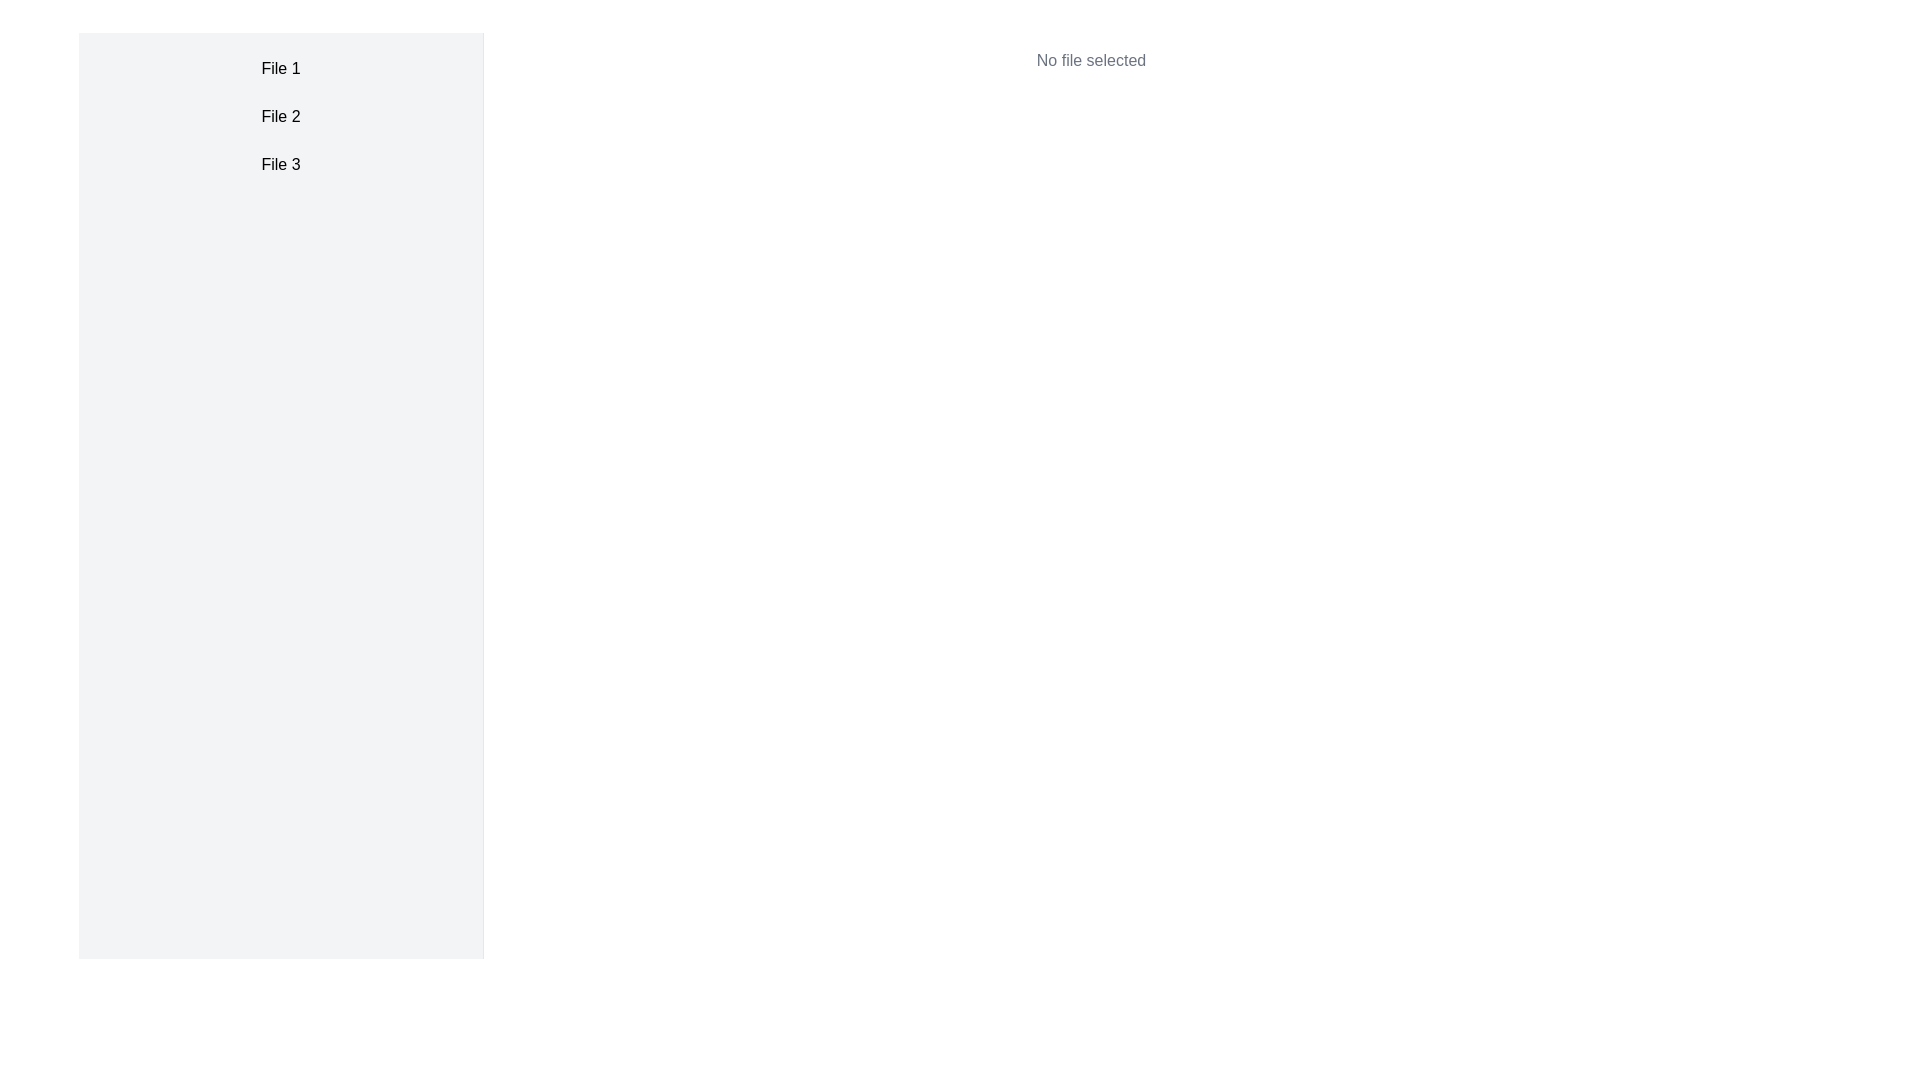 The height and width of the screenshot is (1080, 1920). What do you see at coordinates (280, 68) in the screenshot?
I see `the first item in the file list, which represents 'File 1'` at bounding box center [280, 68].